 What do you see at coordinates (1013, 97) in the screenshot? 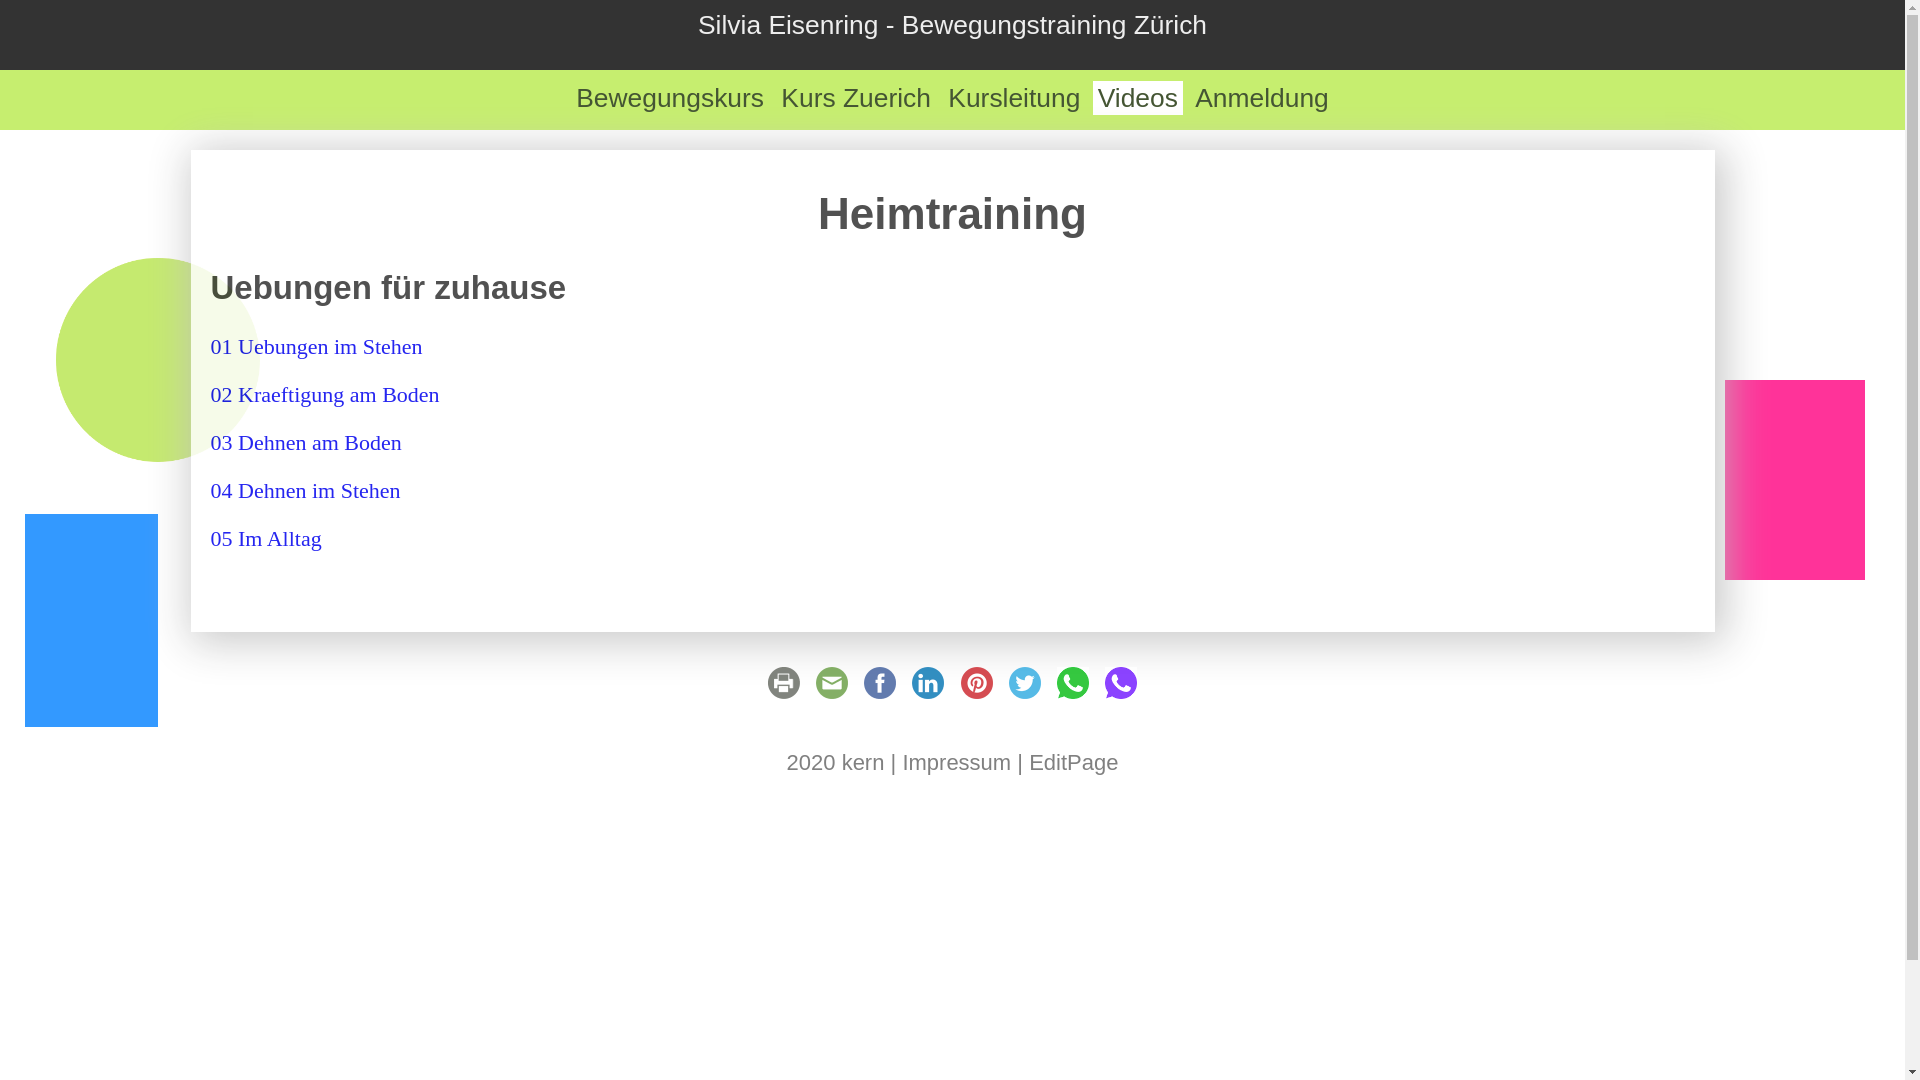
I see `'Kursleitung'` at bounding box center [1013, 97].